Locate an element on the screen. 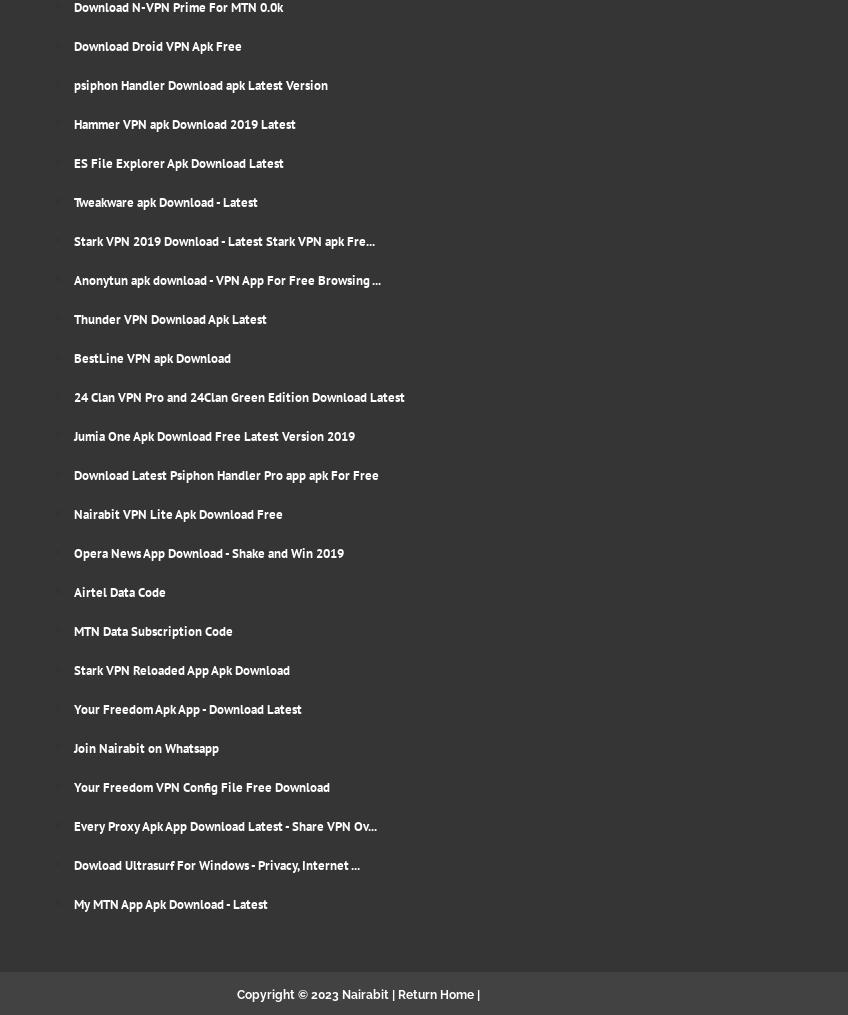 Image resolution: width=848 pixels, height=1015 pixels. '| Return' is located at coordinates (414, 995).